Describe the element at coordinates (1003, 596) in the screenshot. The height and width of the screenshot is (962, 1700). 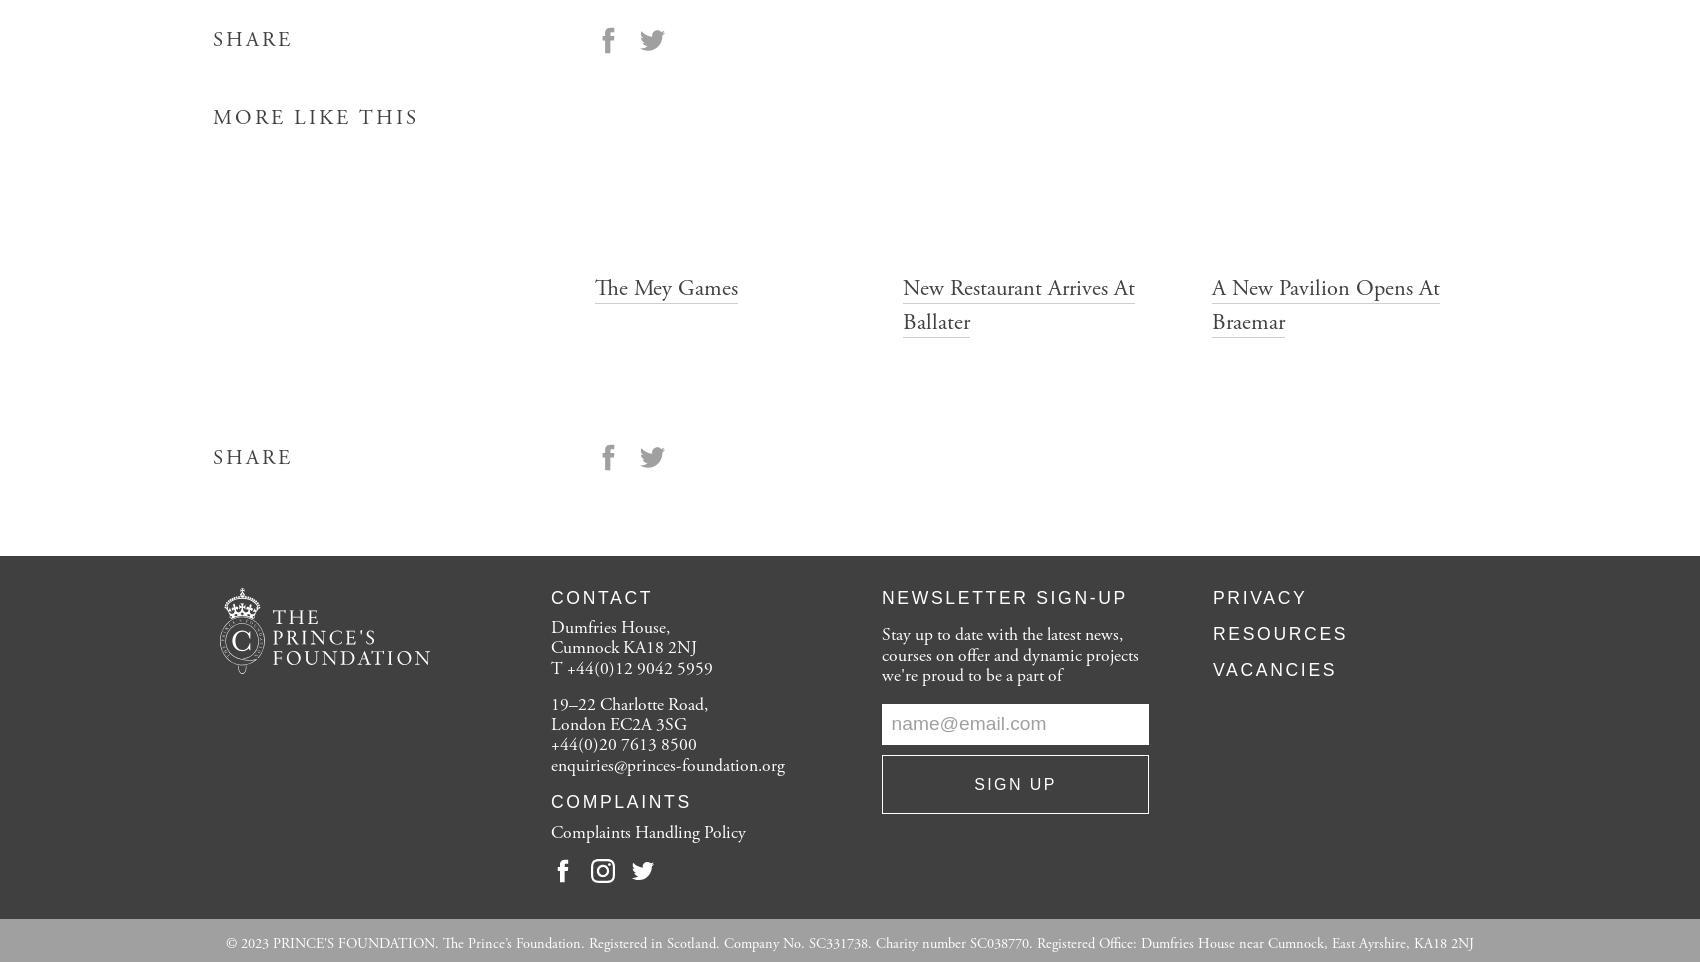
I see `'Newsletter sign-up'` at that location.